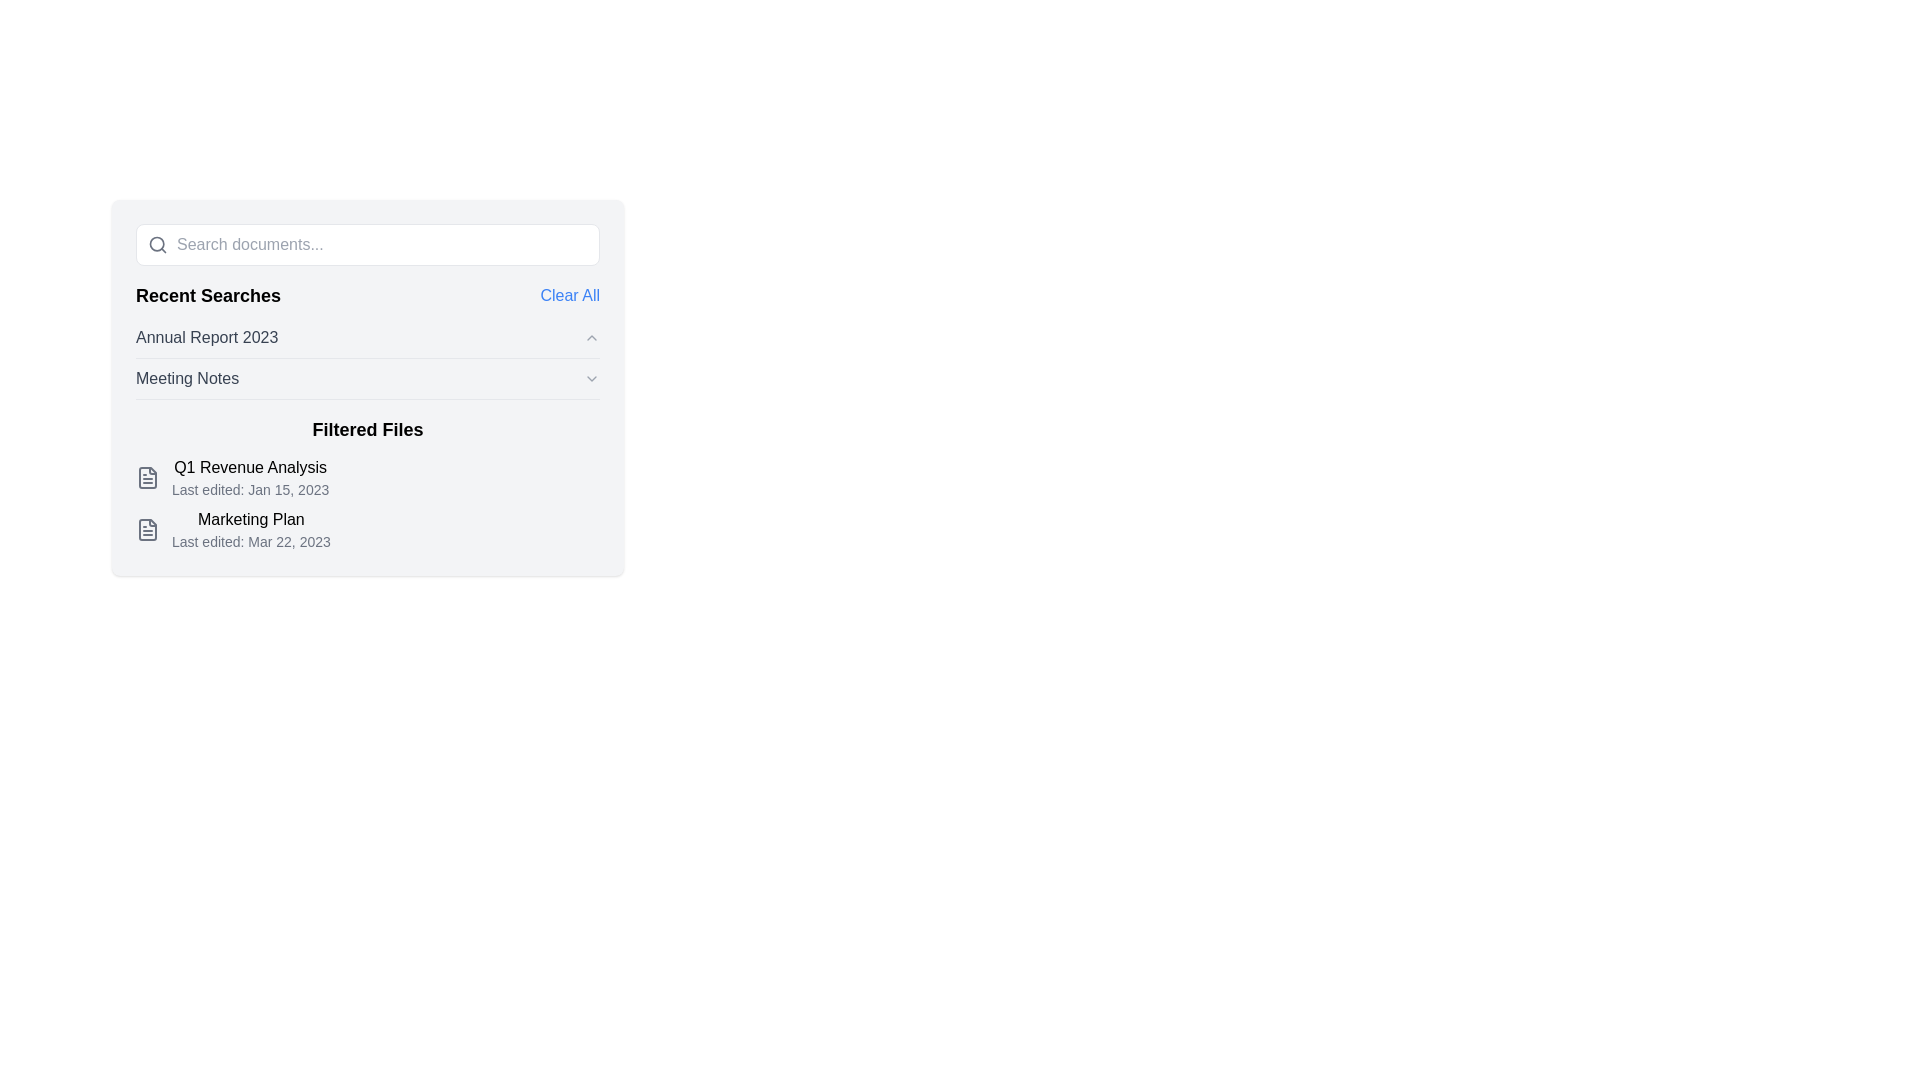  What do you see at coordinates (147, 478) in the screenshot?
I see `the graphical icon representing the 'Q1 Revenue Analysis' document, which is positioned below the 'Recent Searches' section in the 'Filtered Files' list, to access its associated text or link` at bounding box center [147, 478].